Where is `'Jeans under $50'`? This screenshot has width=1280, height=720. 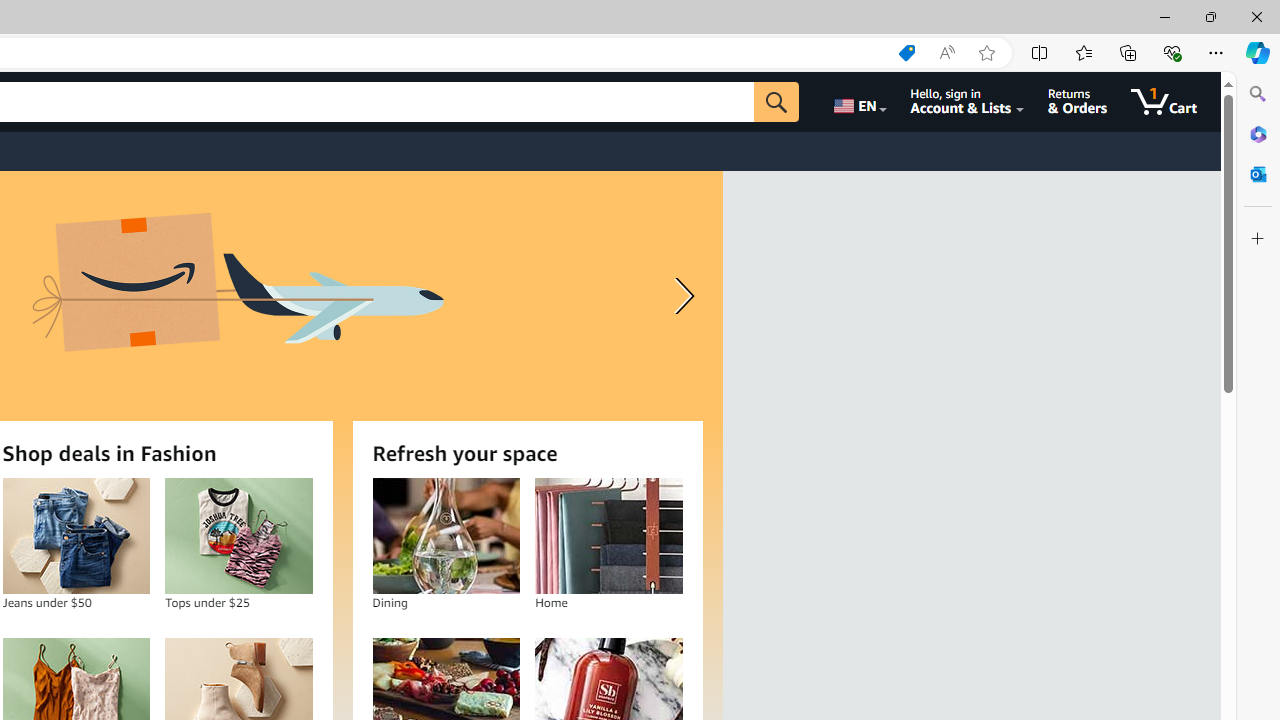
'Jeans under $50' is located at coordinates (76, 535).